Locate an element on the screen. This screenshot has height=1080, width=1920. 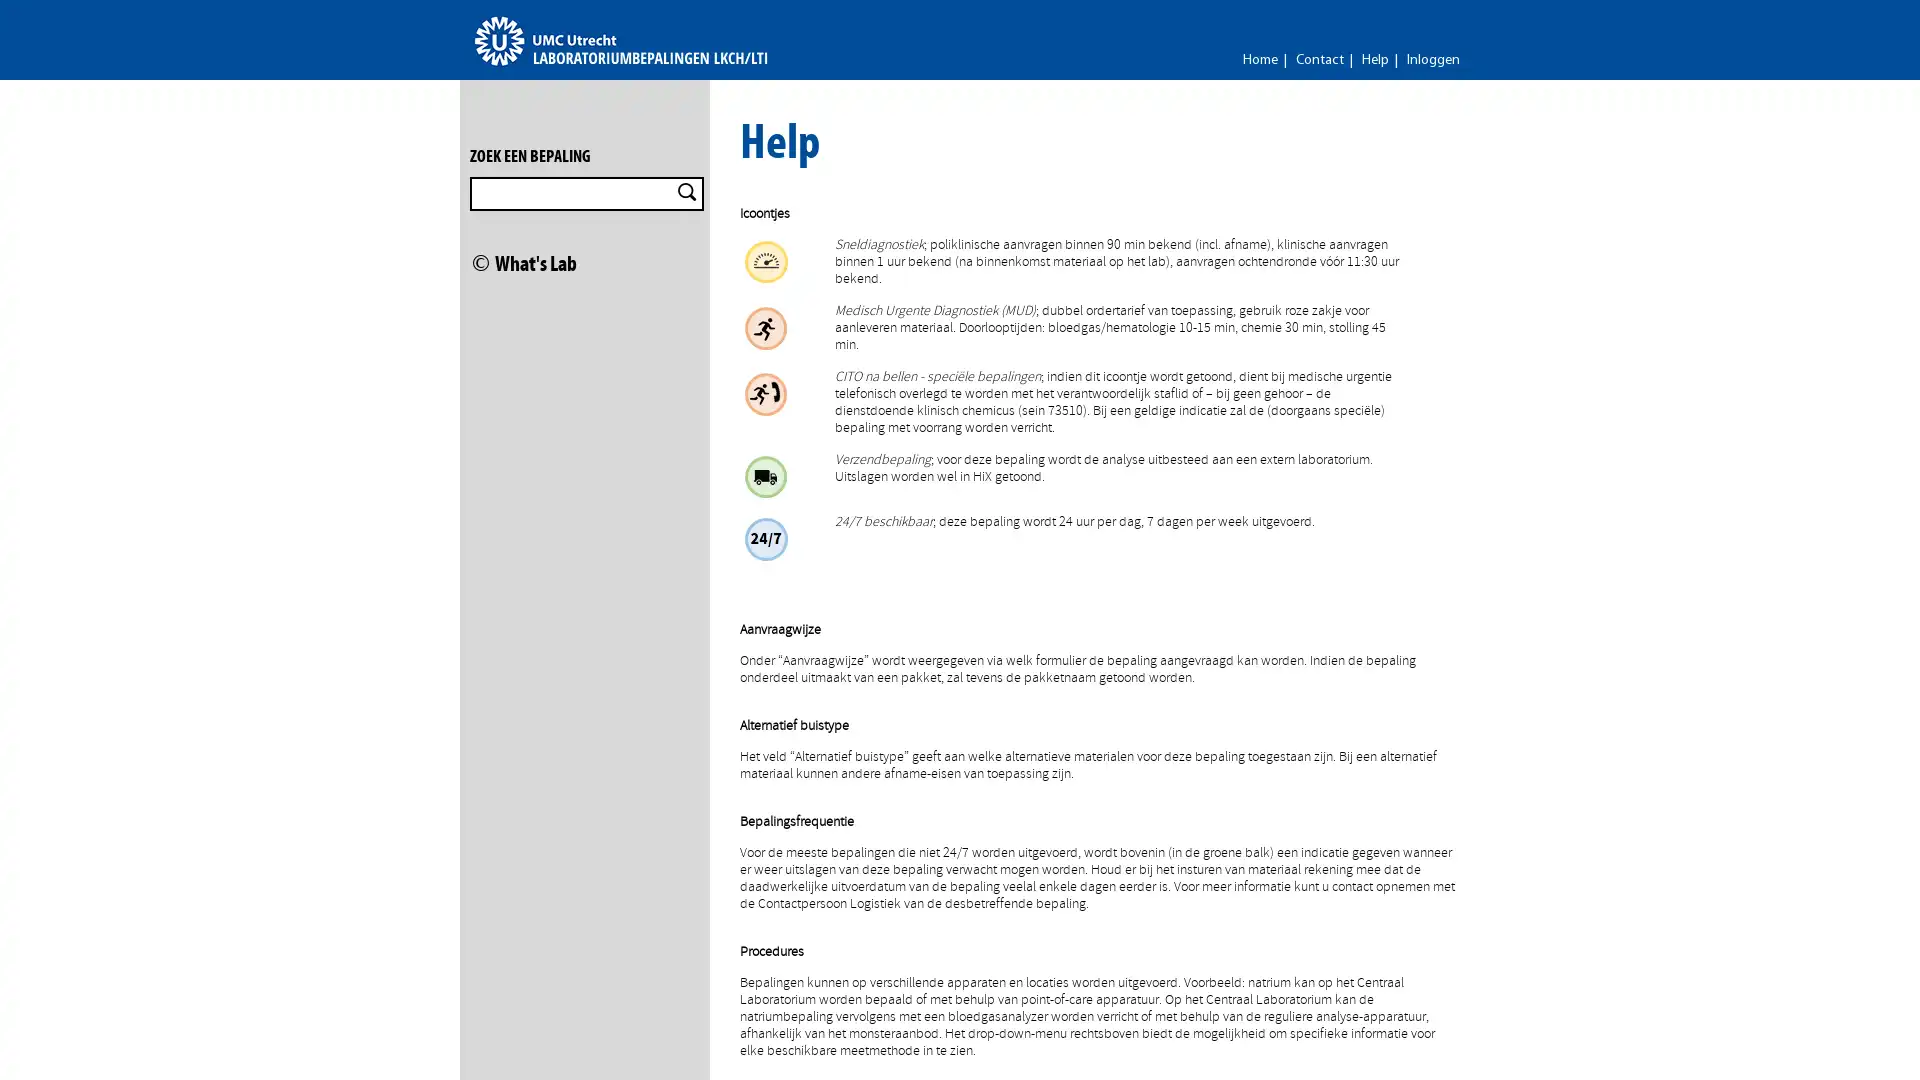
Zoek naar bepaling is located at coordinates (686, 192).